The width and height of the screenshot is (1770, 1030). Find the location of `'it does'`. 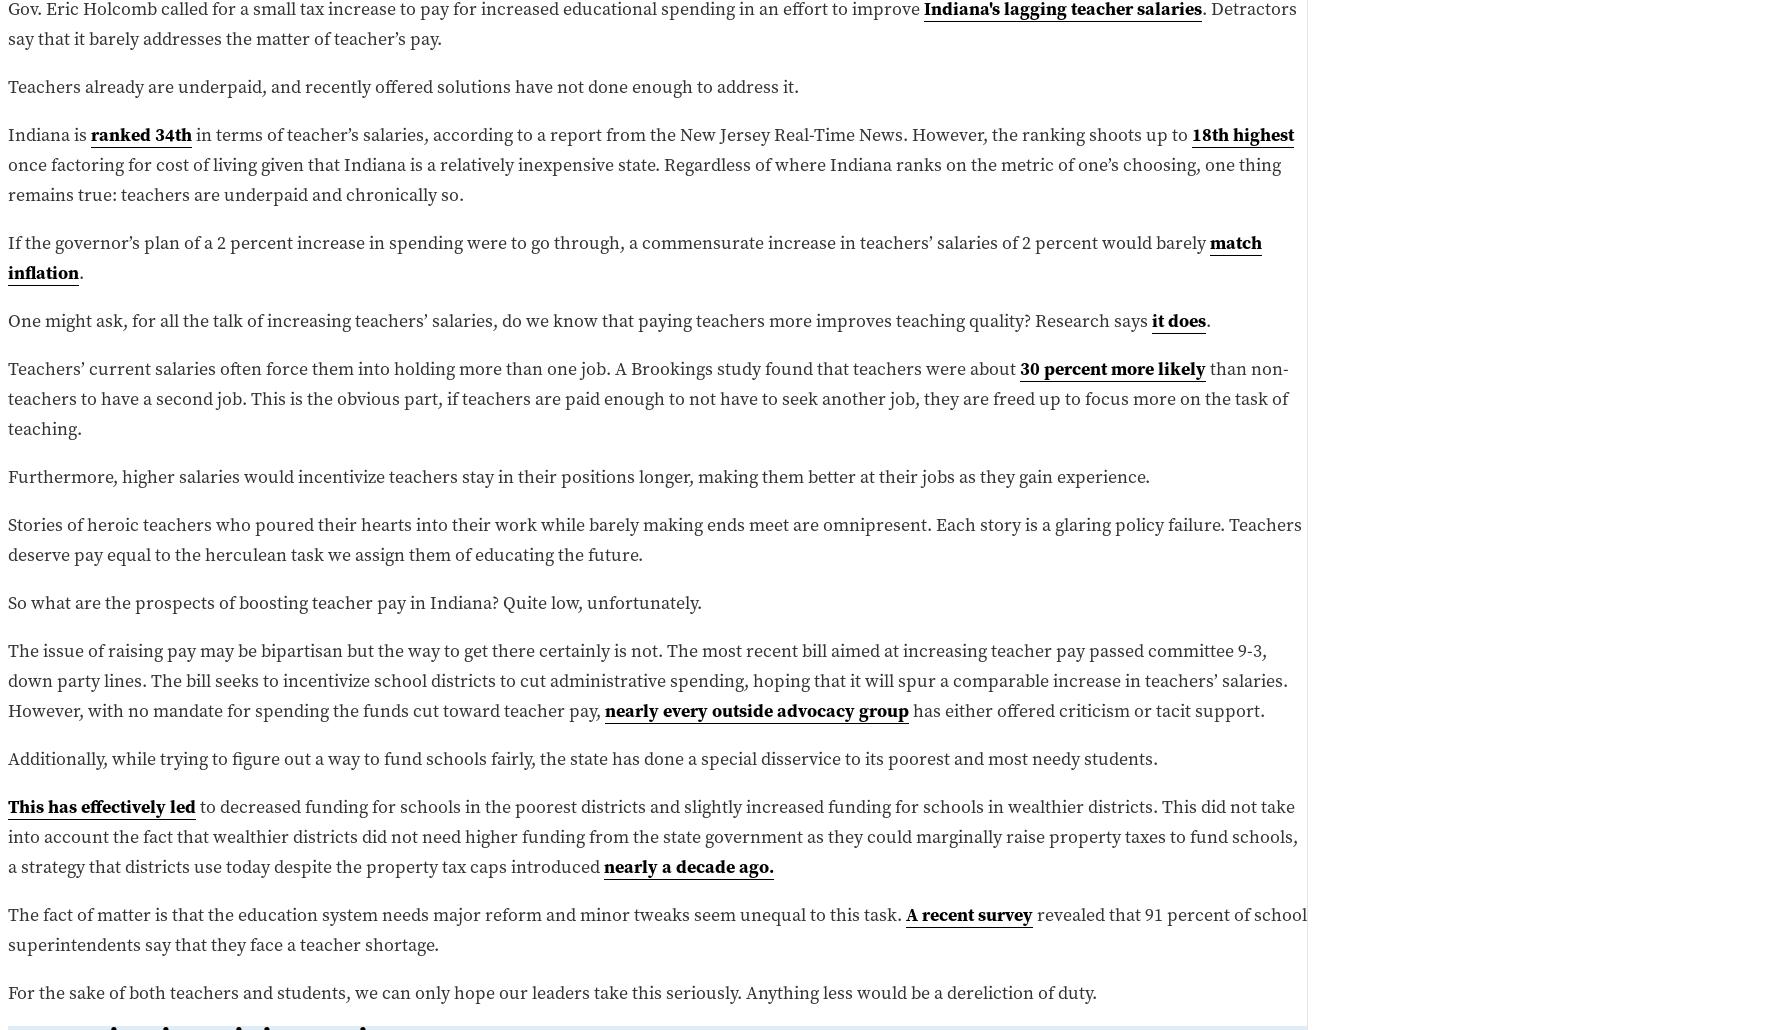

'it does' is located at coordinates (1178, 318).